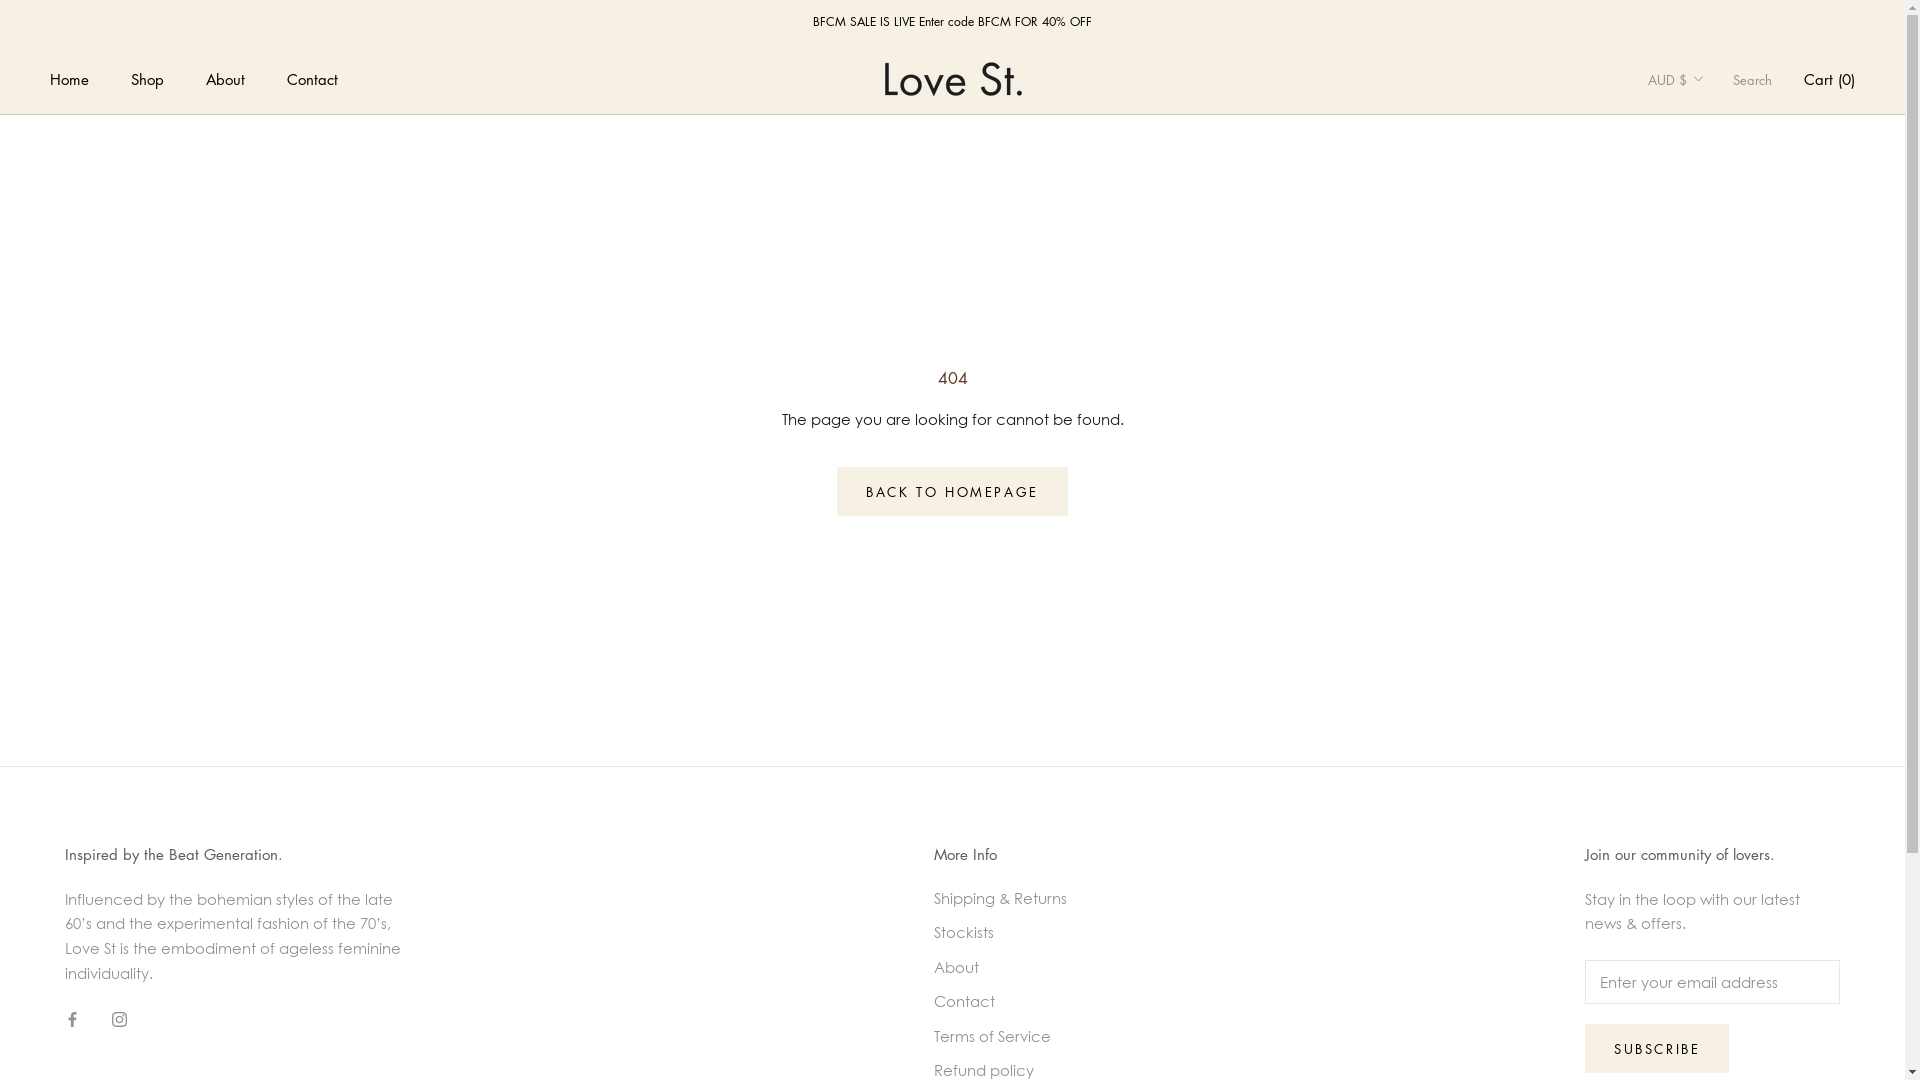 Image resolution: width=1920 pixels, height=1080 pixels. What do you see at coordinates (1000, 1001) in the screenshot?
I see `'Contact'` at bounding box center [1000, 1001].